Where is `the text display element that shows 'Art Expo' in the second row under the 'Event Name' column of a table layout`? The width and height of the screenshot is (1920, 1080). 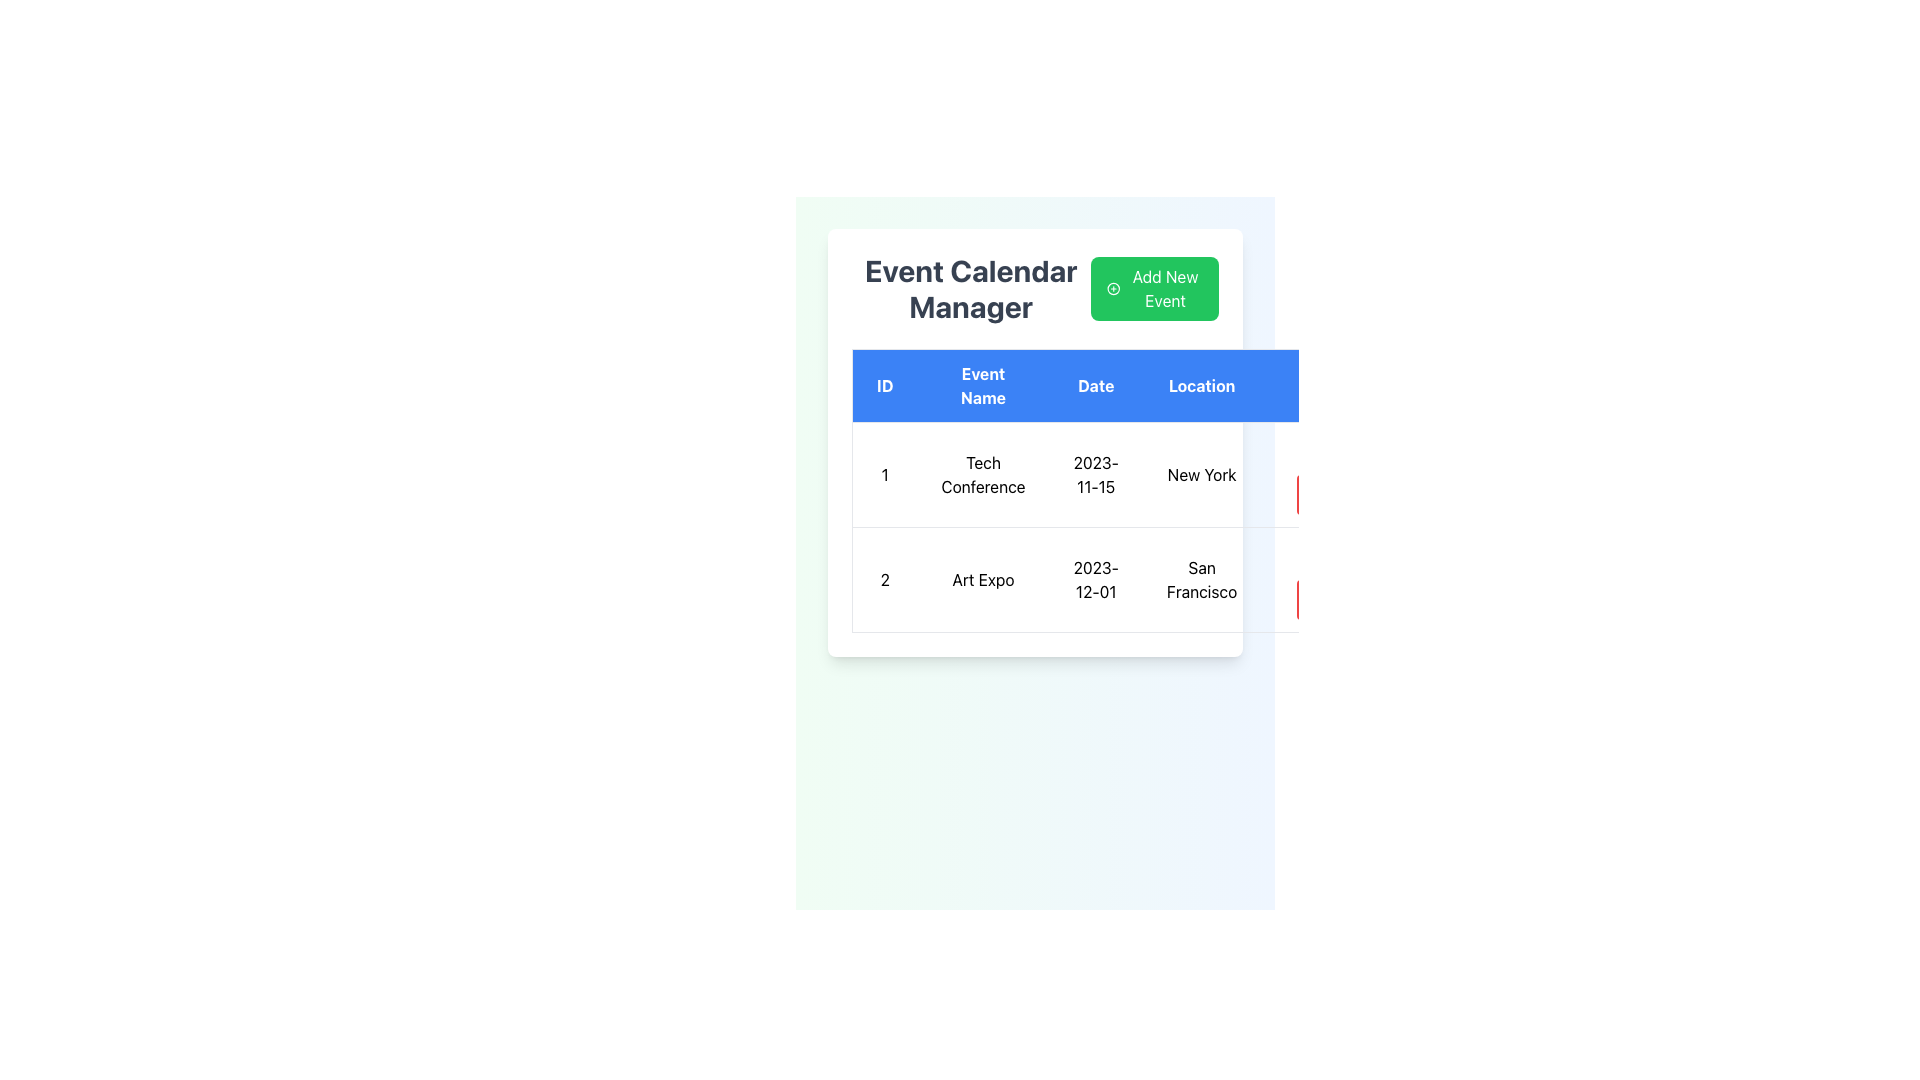
the text display element that shows 'Art Expo' in the second row under the 'Event Name' column of a table layout is located at coordinates (983, 579).